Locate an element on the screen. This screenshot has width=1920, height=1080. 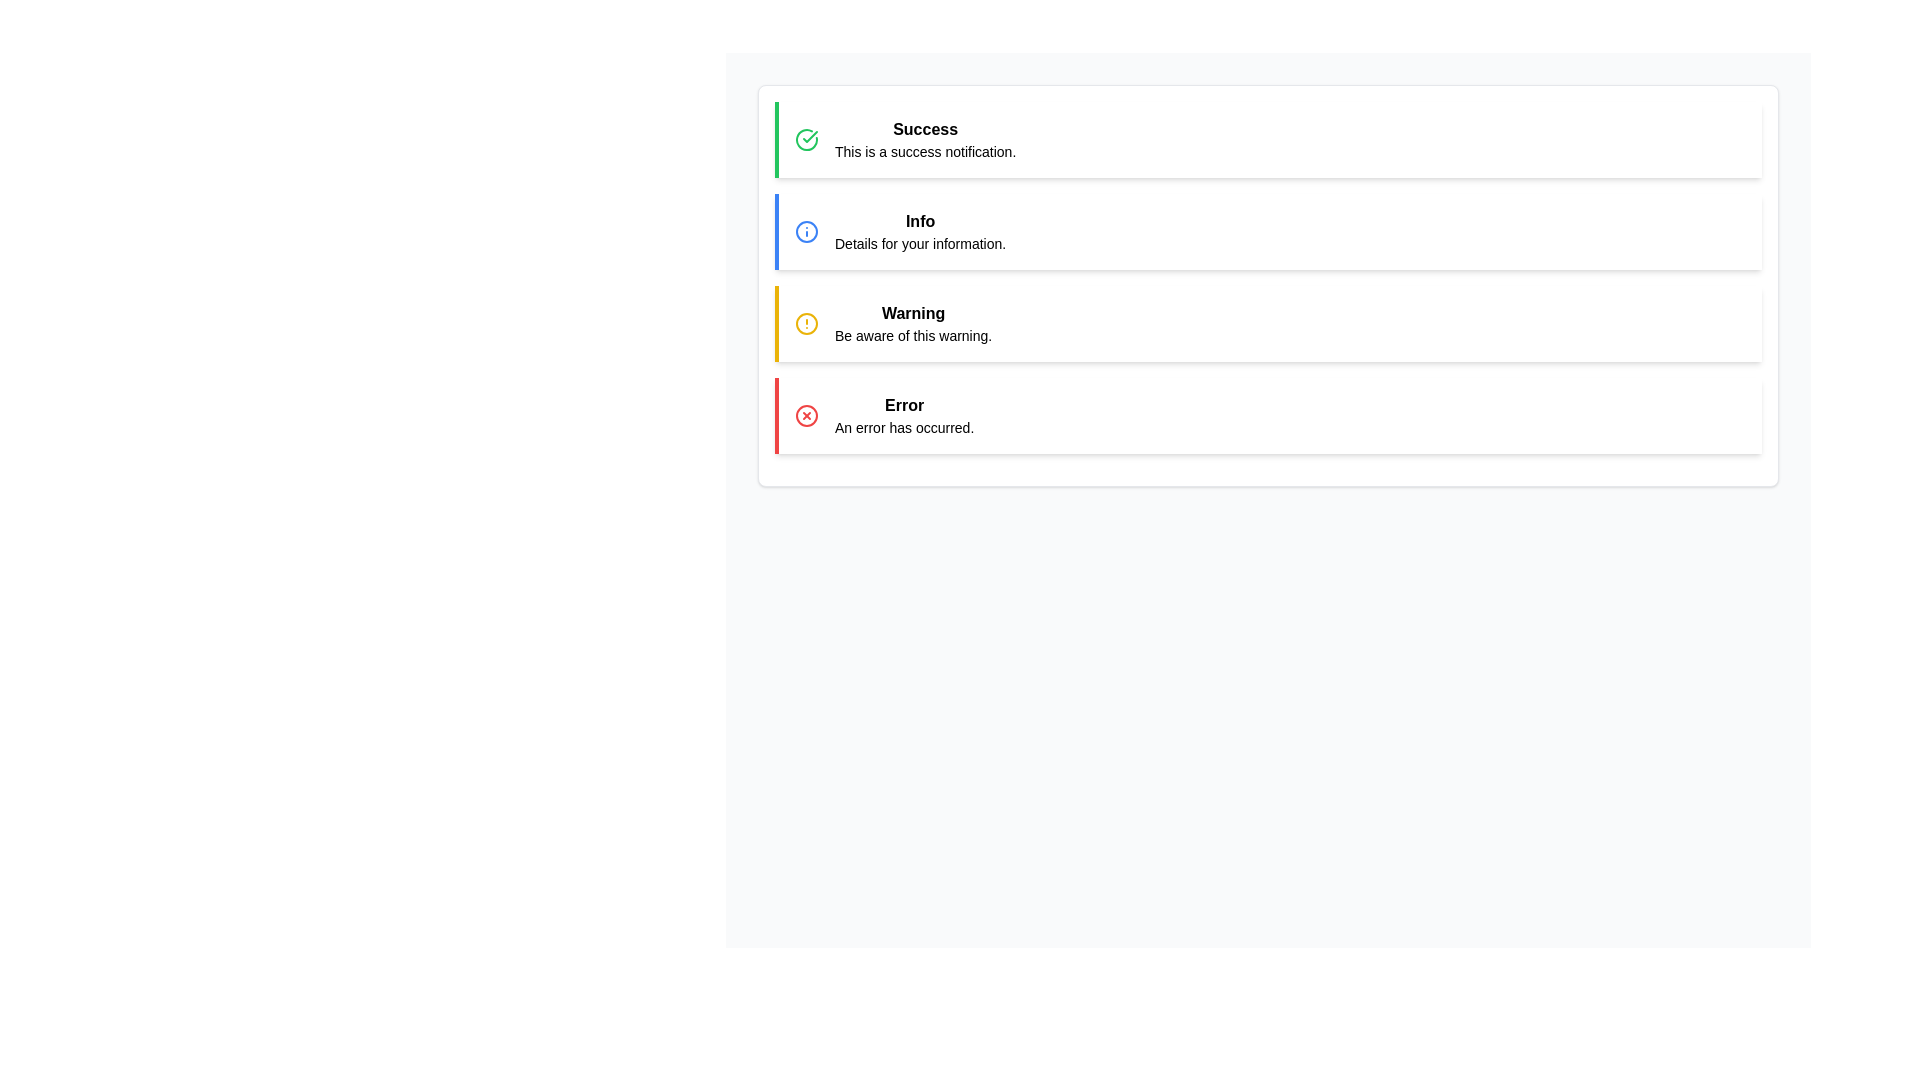
the bolded 'Success' label displayed prominently within a green-bordered notification card, which indicates success is located at coordinates (924, 130).